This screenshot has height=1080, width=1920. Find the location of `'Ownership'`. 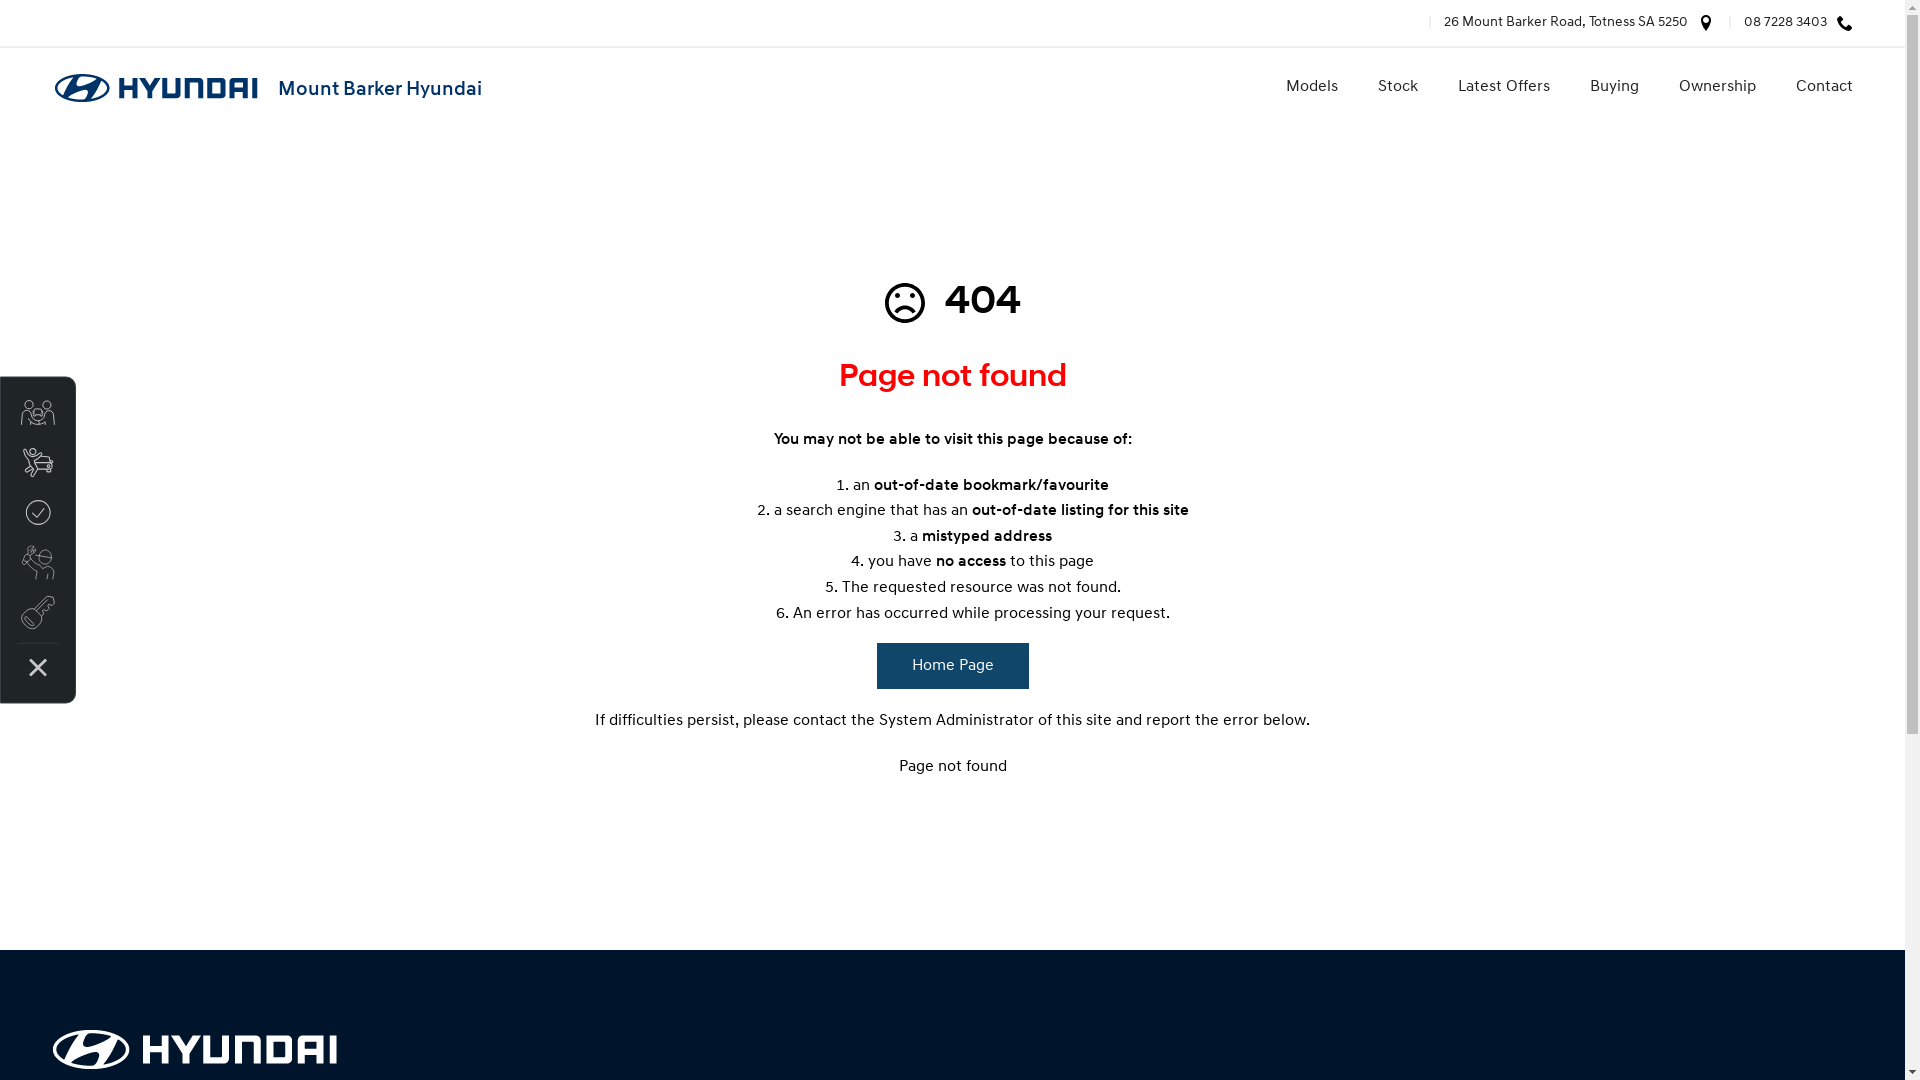

'Ownership' is located at coordinates (1657, 87).